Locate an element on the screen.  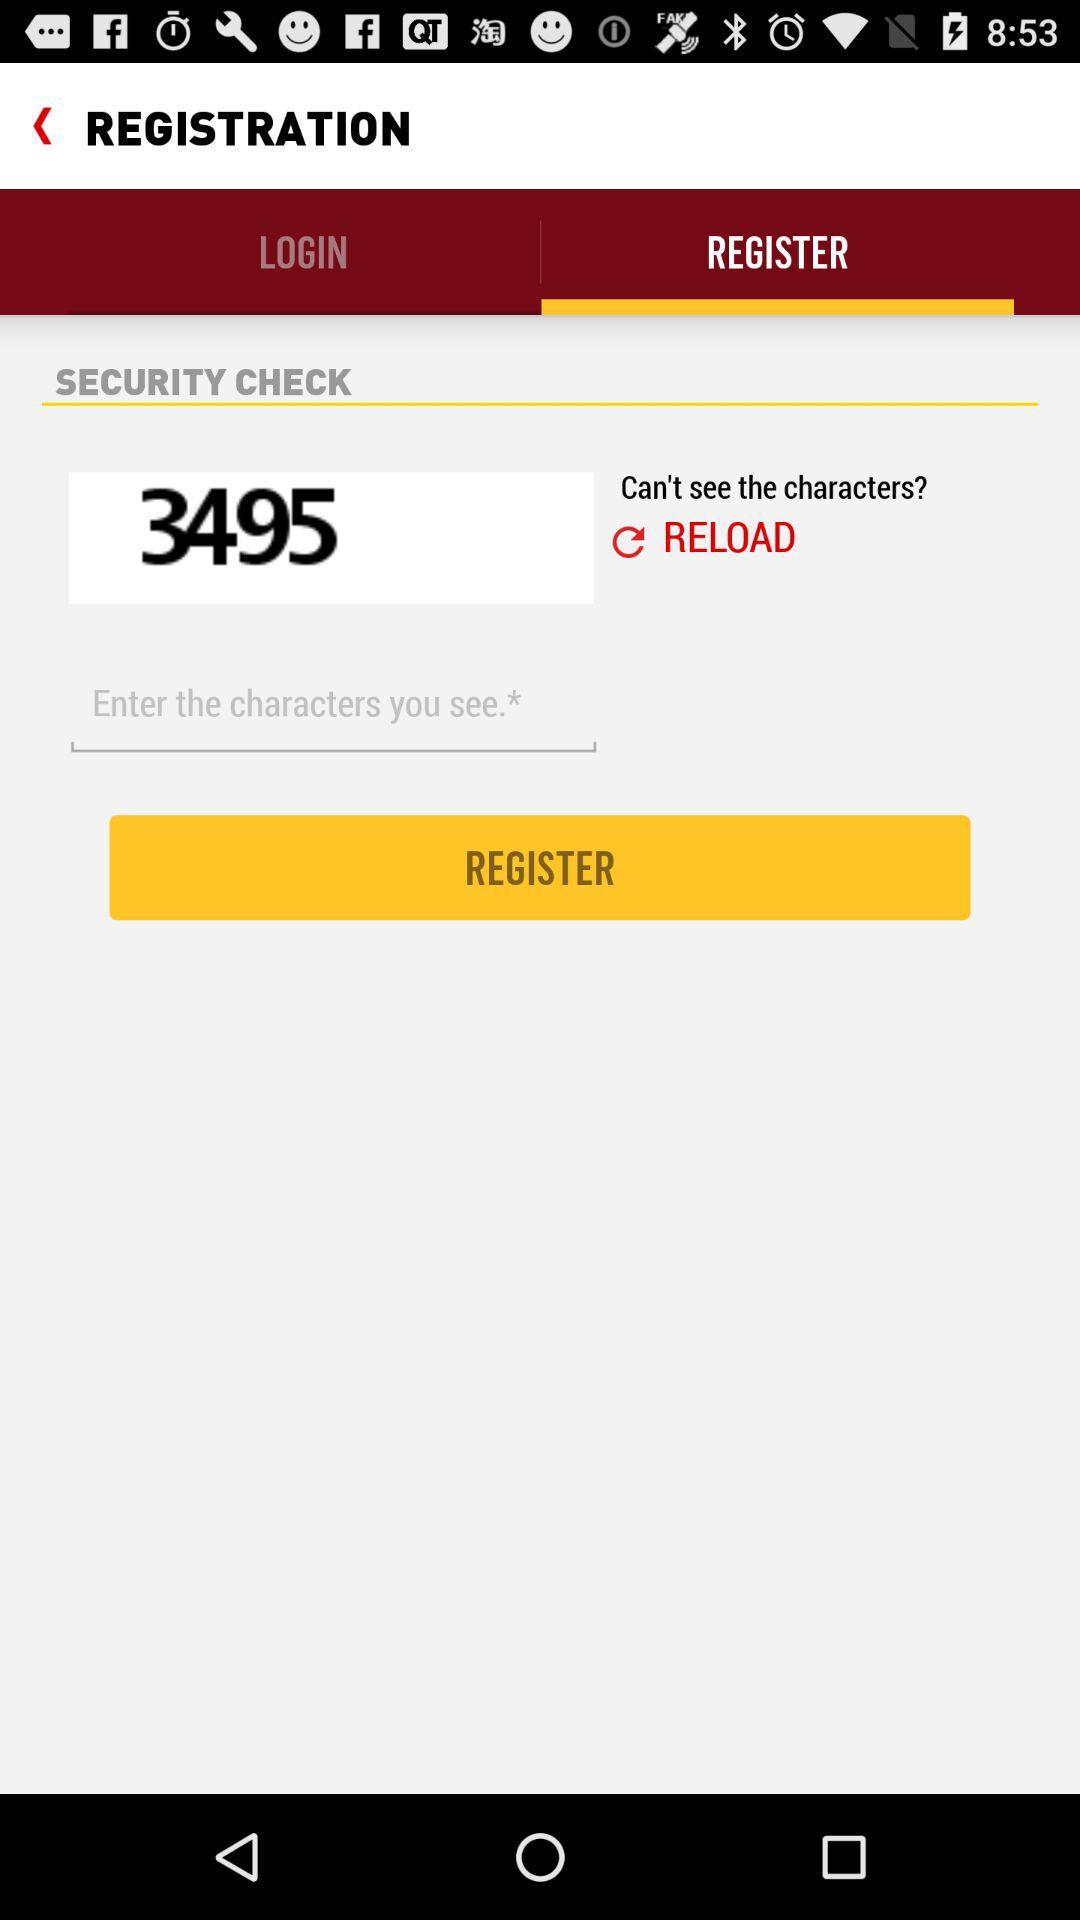
the reload is located at coordinates (729, 535).